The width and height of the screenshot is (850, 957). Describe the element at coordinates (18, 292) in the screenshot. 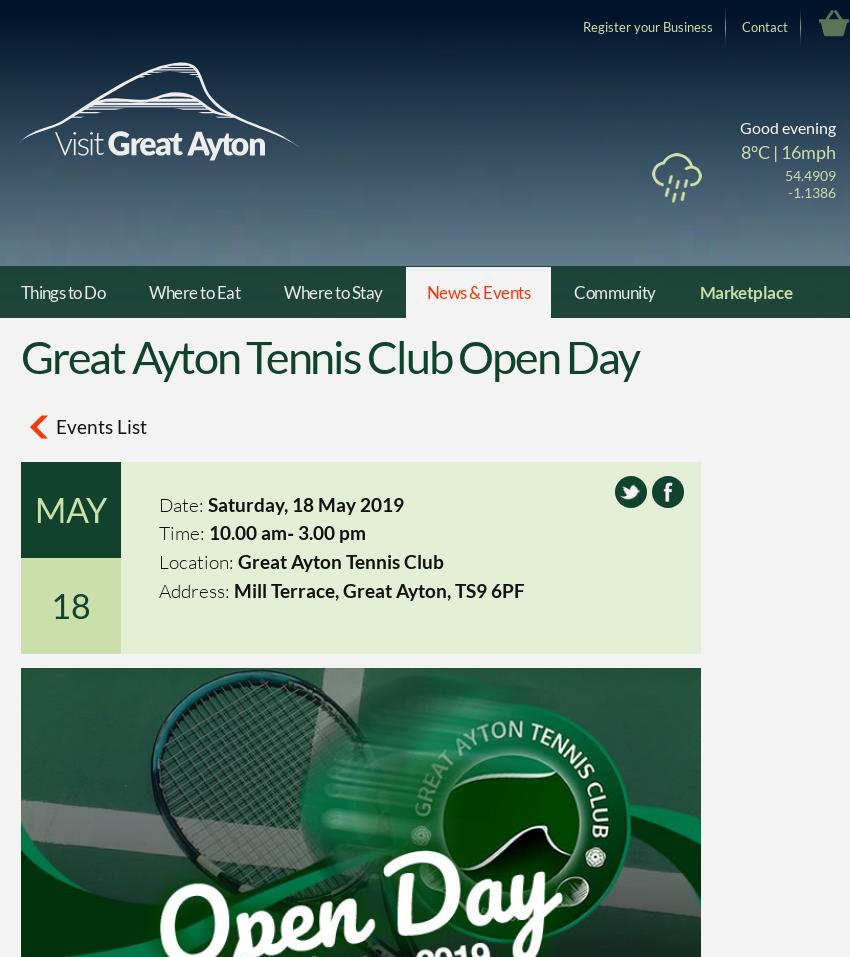

I see `'Things to Do'` at that location.